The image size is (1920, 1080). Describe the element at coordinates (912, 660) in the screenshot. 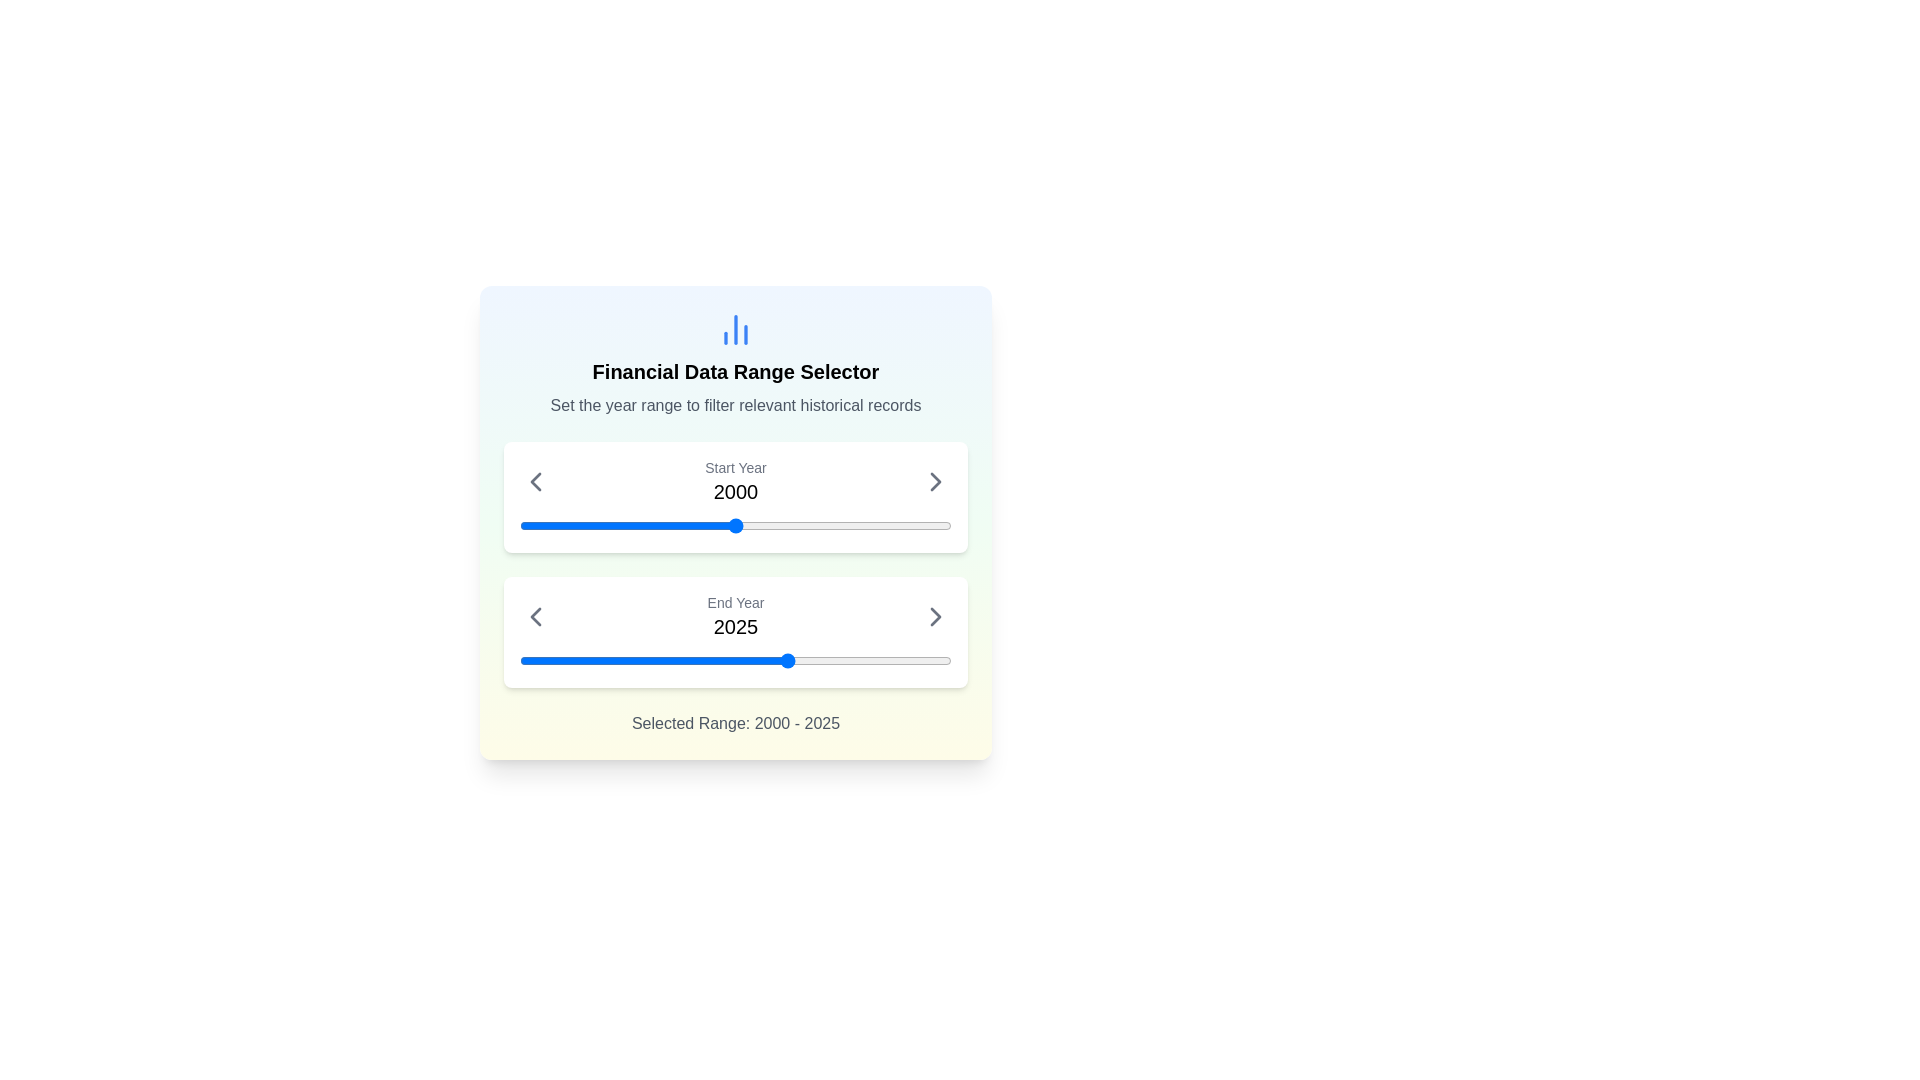

I see `the slider` at that location.